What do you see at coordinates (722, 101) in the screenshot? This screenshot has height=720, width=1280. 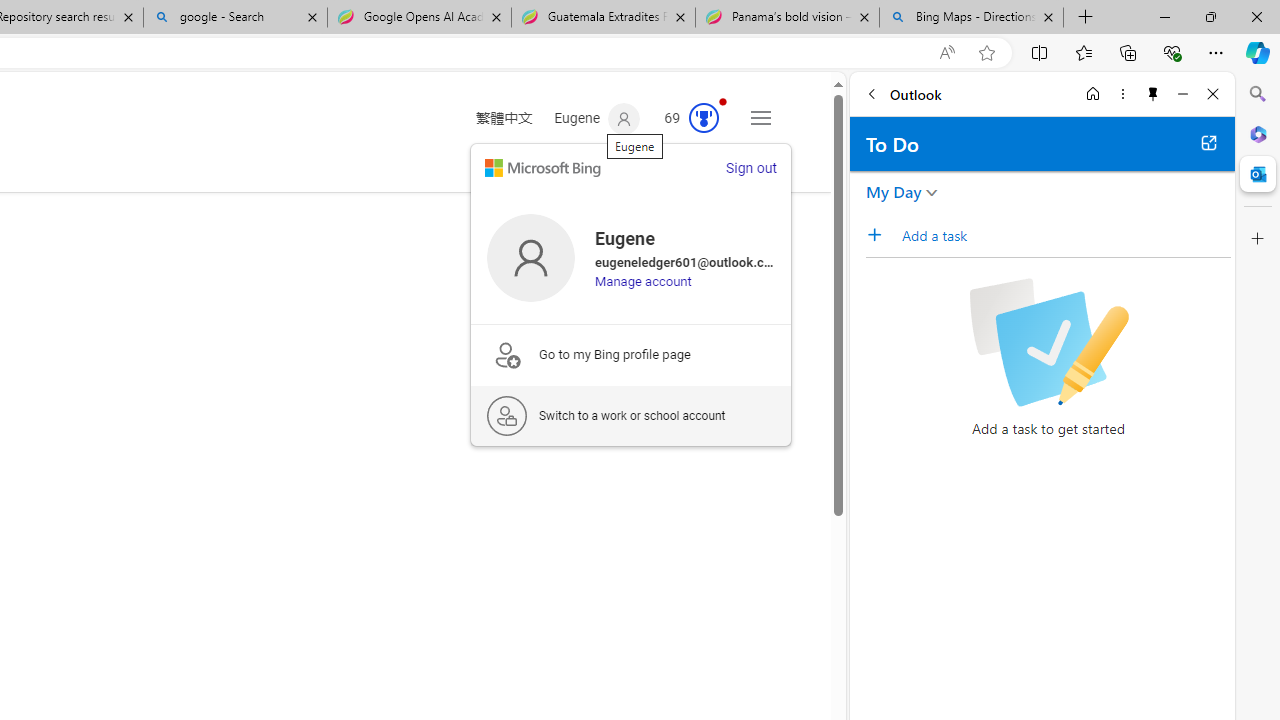 I see `'Animation'` at bounding box center [722, 101].